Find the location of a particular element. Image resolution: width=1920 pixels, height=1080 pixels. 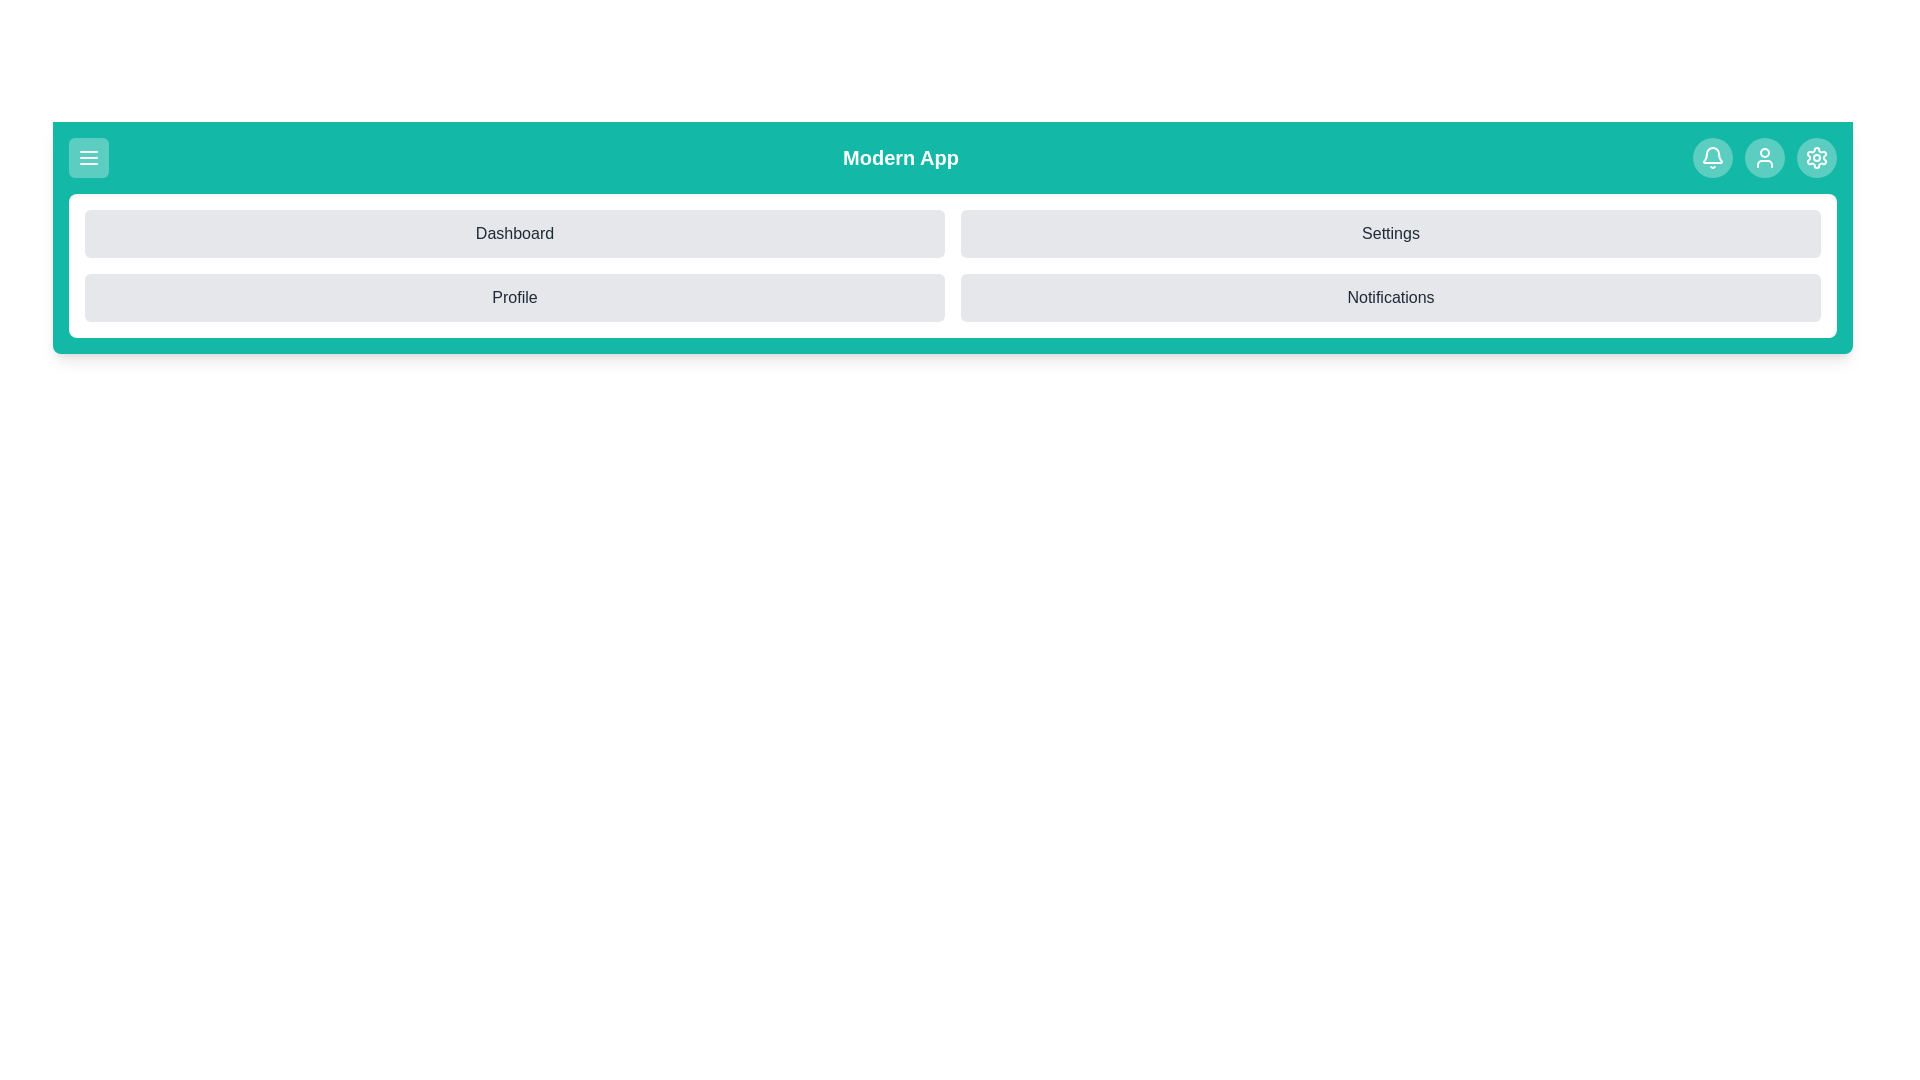

the 'Notifications' button to select it is located at coordinates (1390, 297).